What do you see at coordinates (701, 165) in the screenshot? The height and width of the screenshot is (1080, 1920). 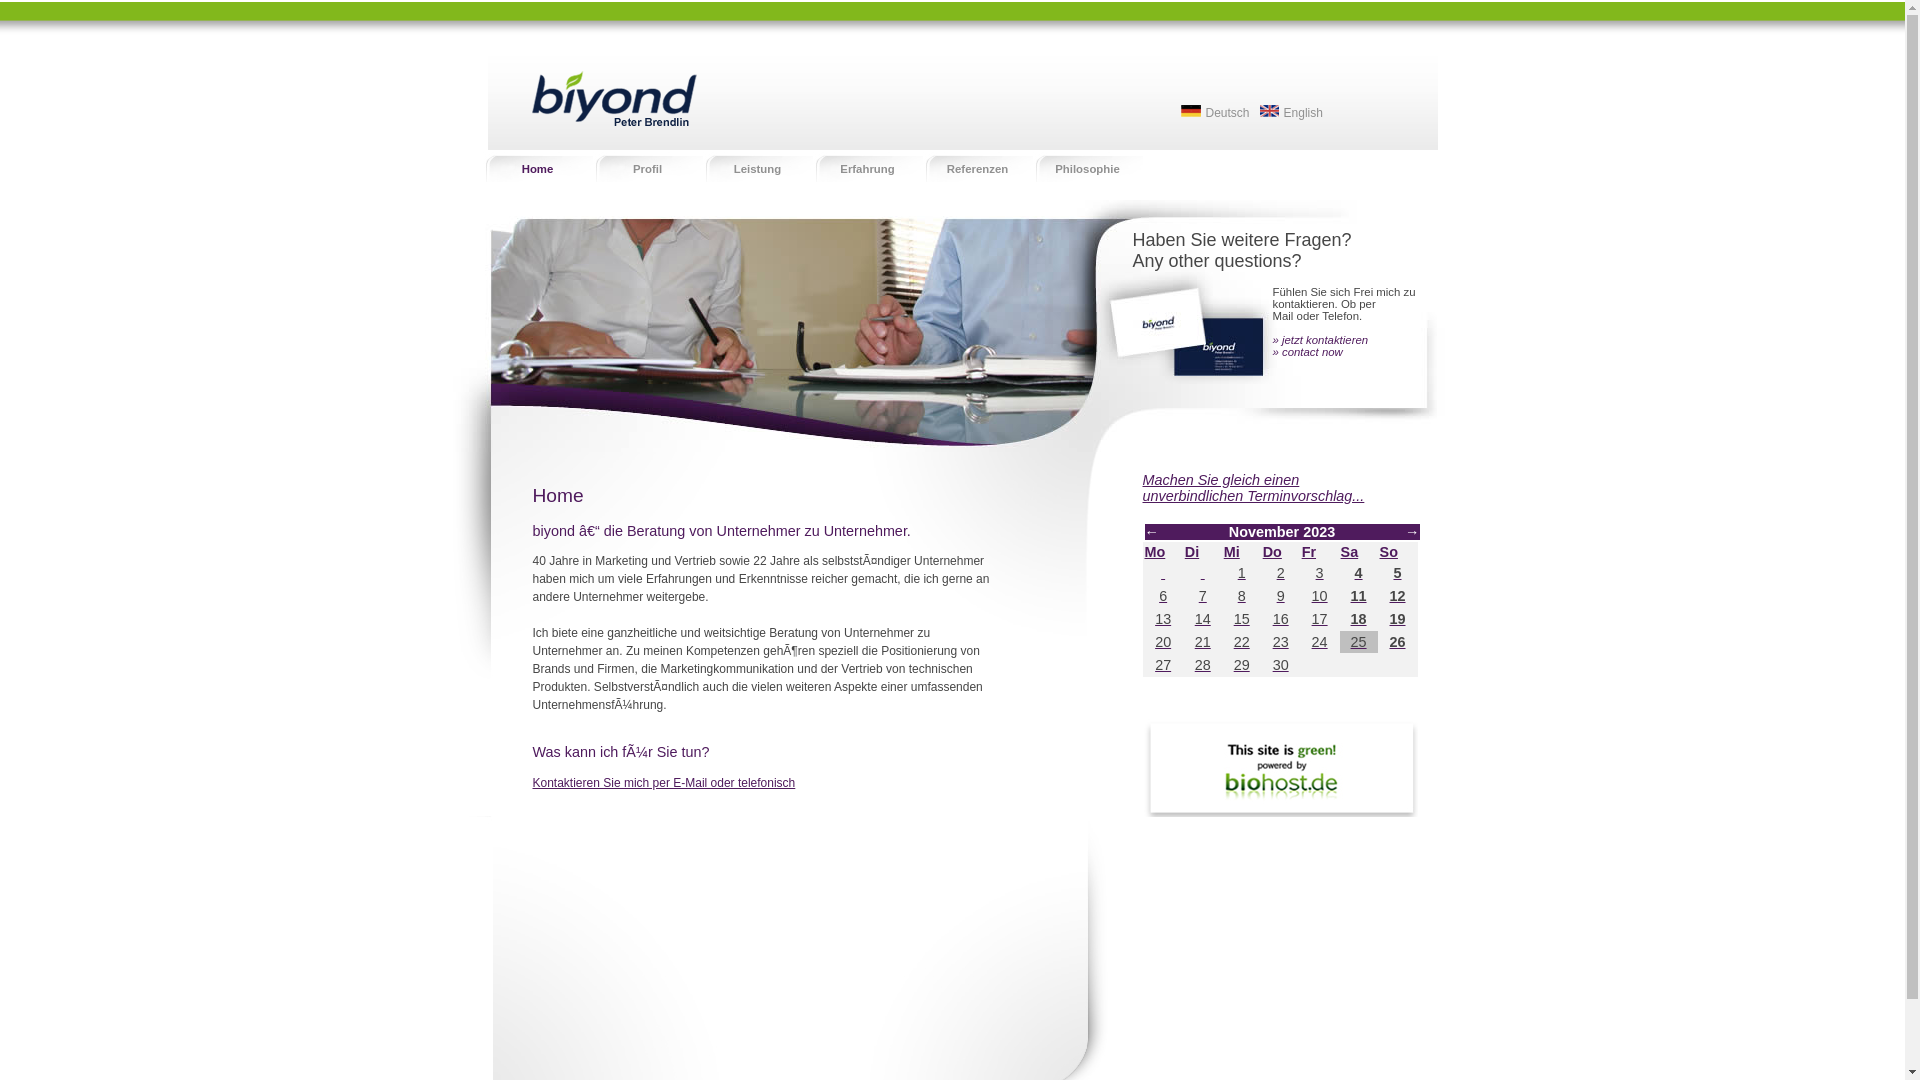 I see `'Leistung'` at bounding box center [701, 165].